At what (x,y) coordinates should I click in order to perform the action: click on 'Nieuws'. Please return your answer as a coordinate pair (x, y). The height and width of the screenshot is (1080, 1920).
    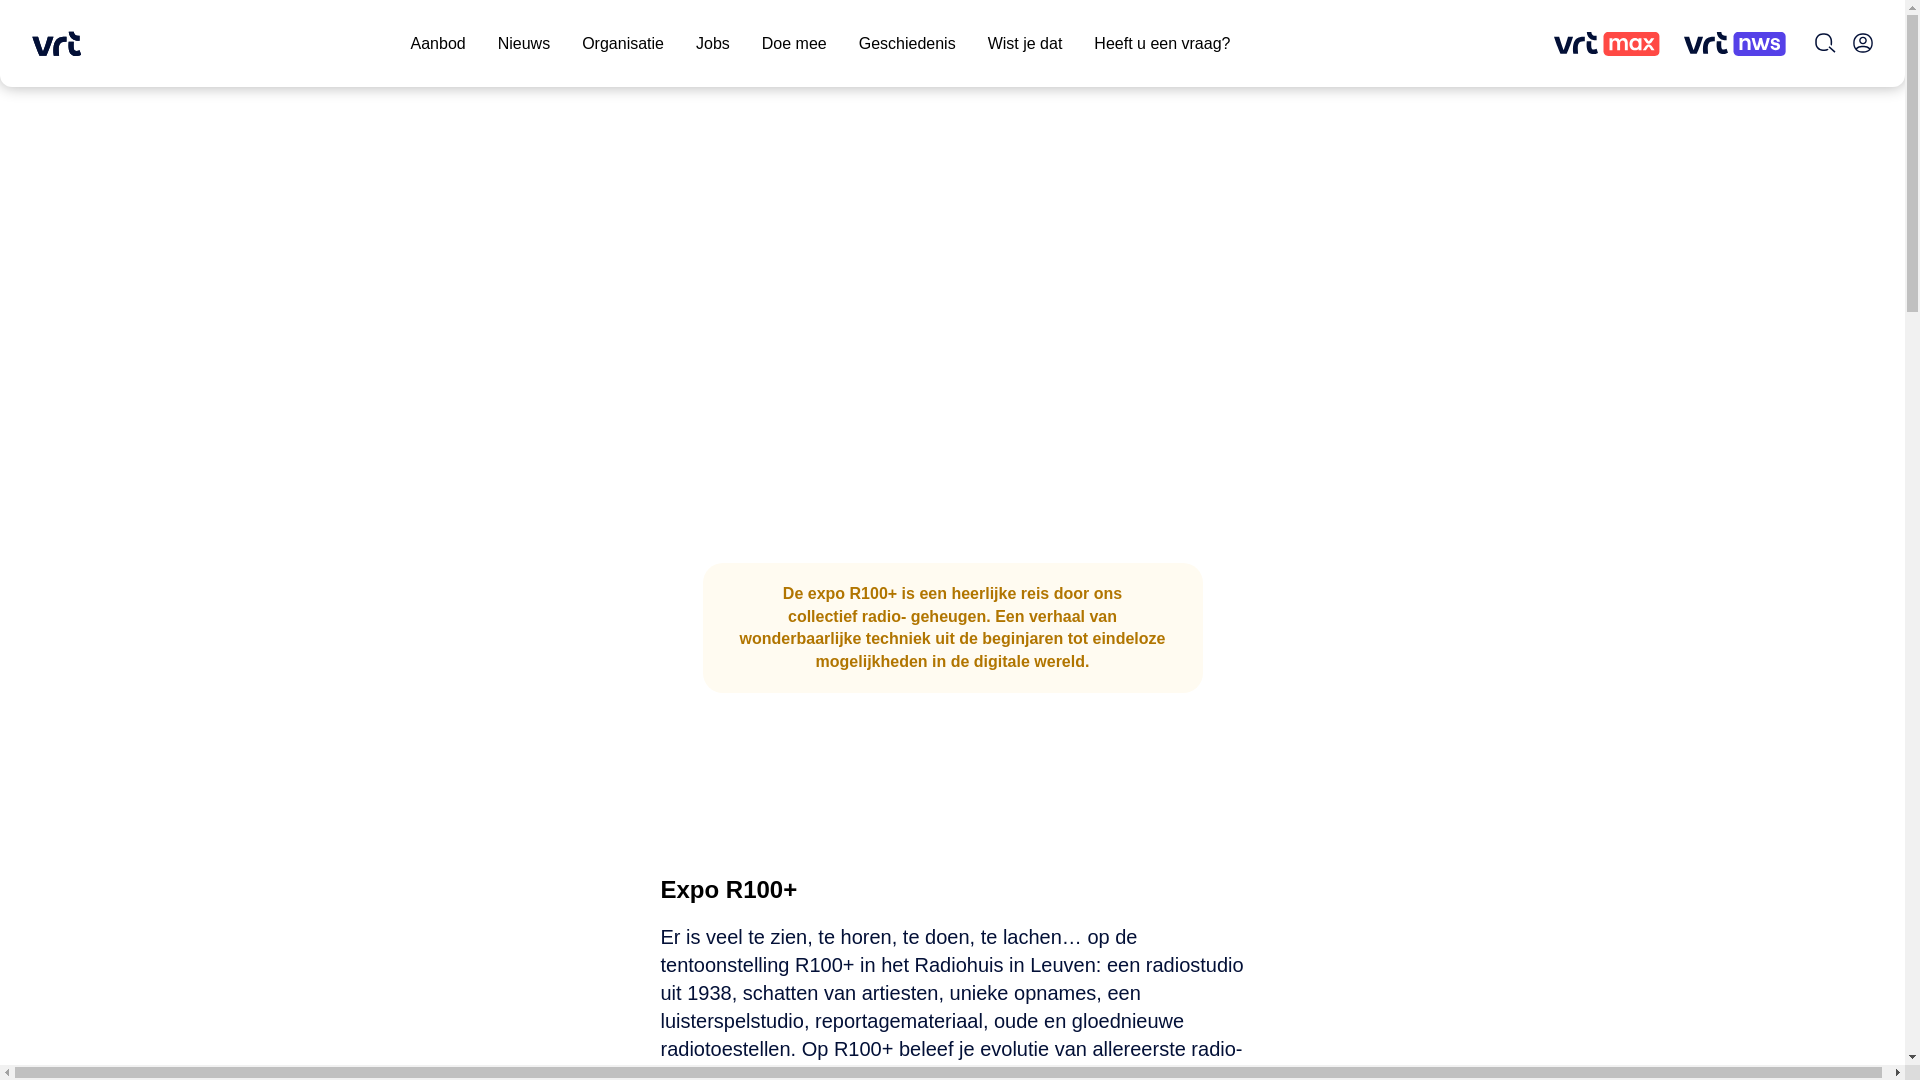
    Looking at the image, I should click on (523, 43).